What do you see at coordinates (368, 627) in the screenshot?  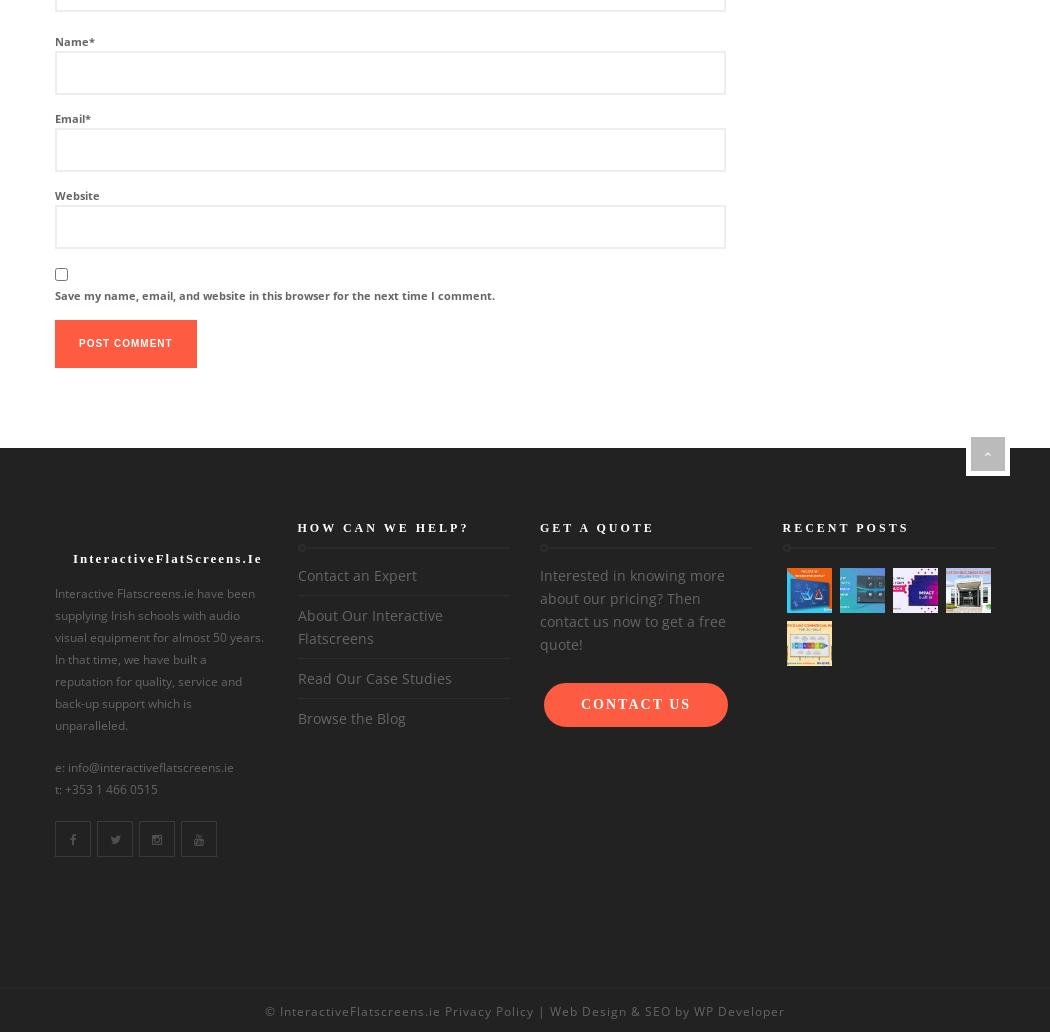 I see `'About Our Interactive Flatscreens'` at bounding box center [368, 627].